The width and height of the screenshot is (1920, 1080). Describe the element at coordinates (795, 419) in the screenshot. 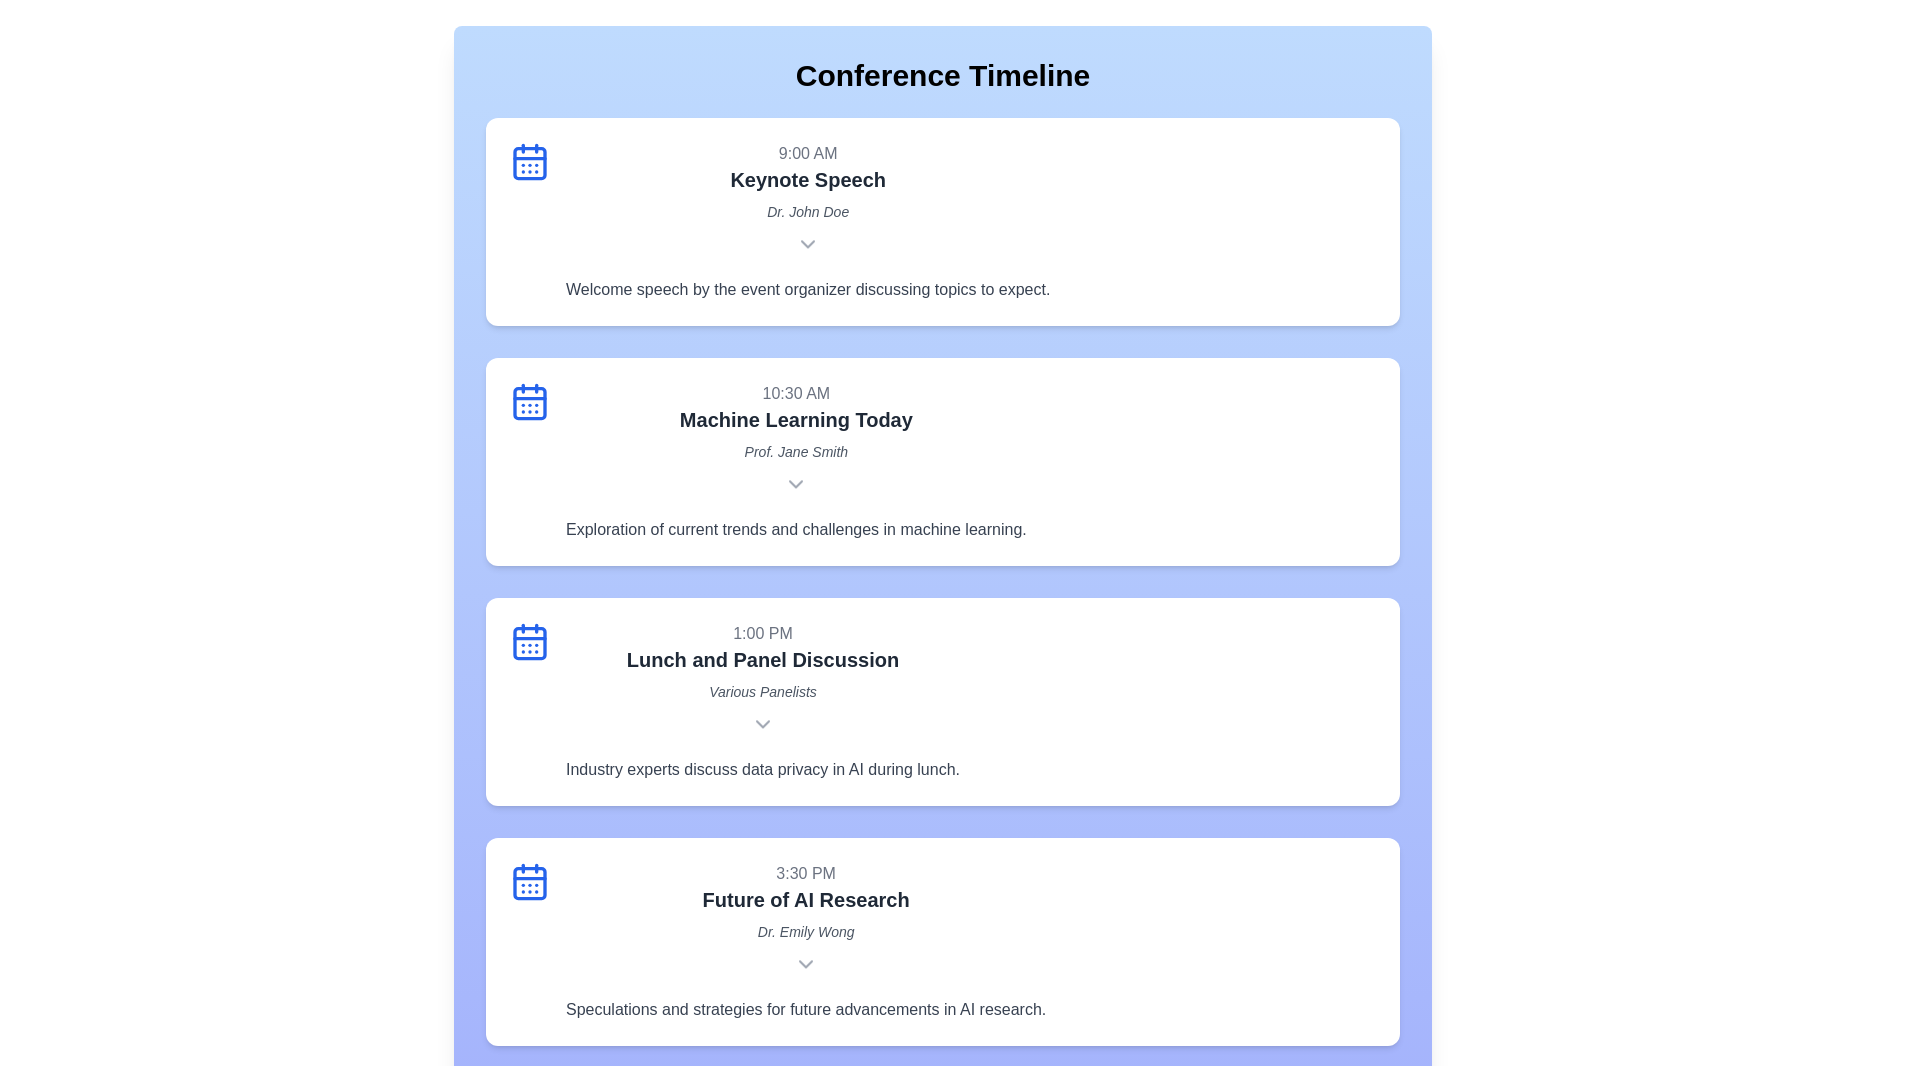

I see `the text heading displaying 'Machine Learning Today', which is styled in bold and dark gray, located between the time indicator '10:30 AM' and the speaker's name 'Prof. Jane Smith'` at that location.